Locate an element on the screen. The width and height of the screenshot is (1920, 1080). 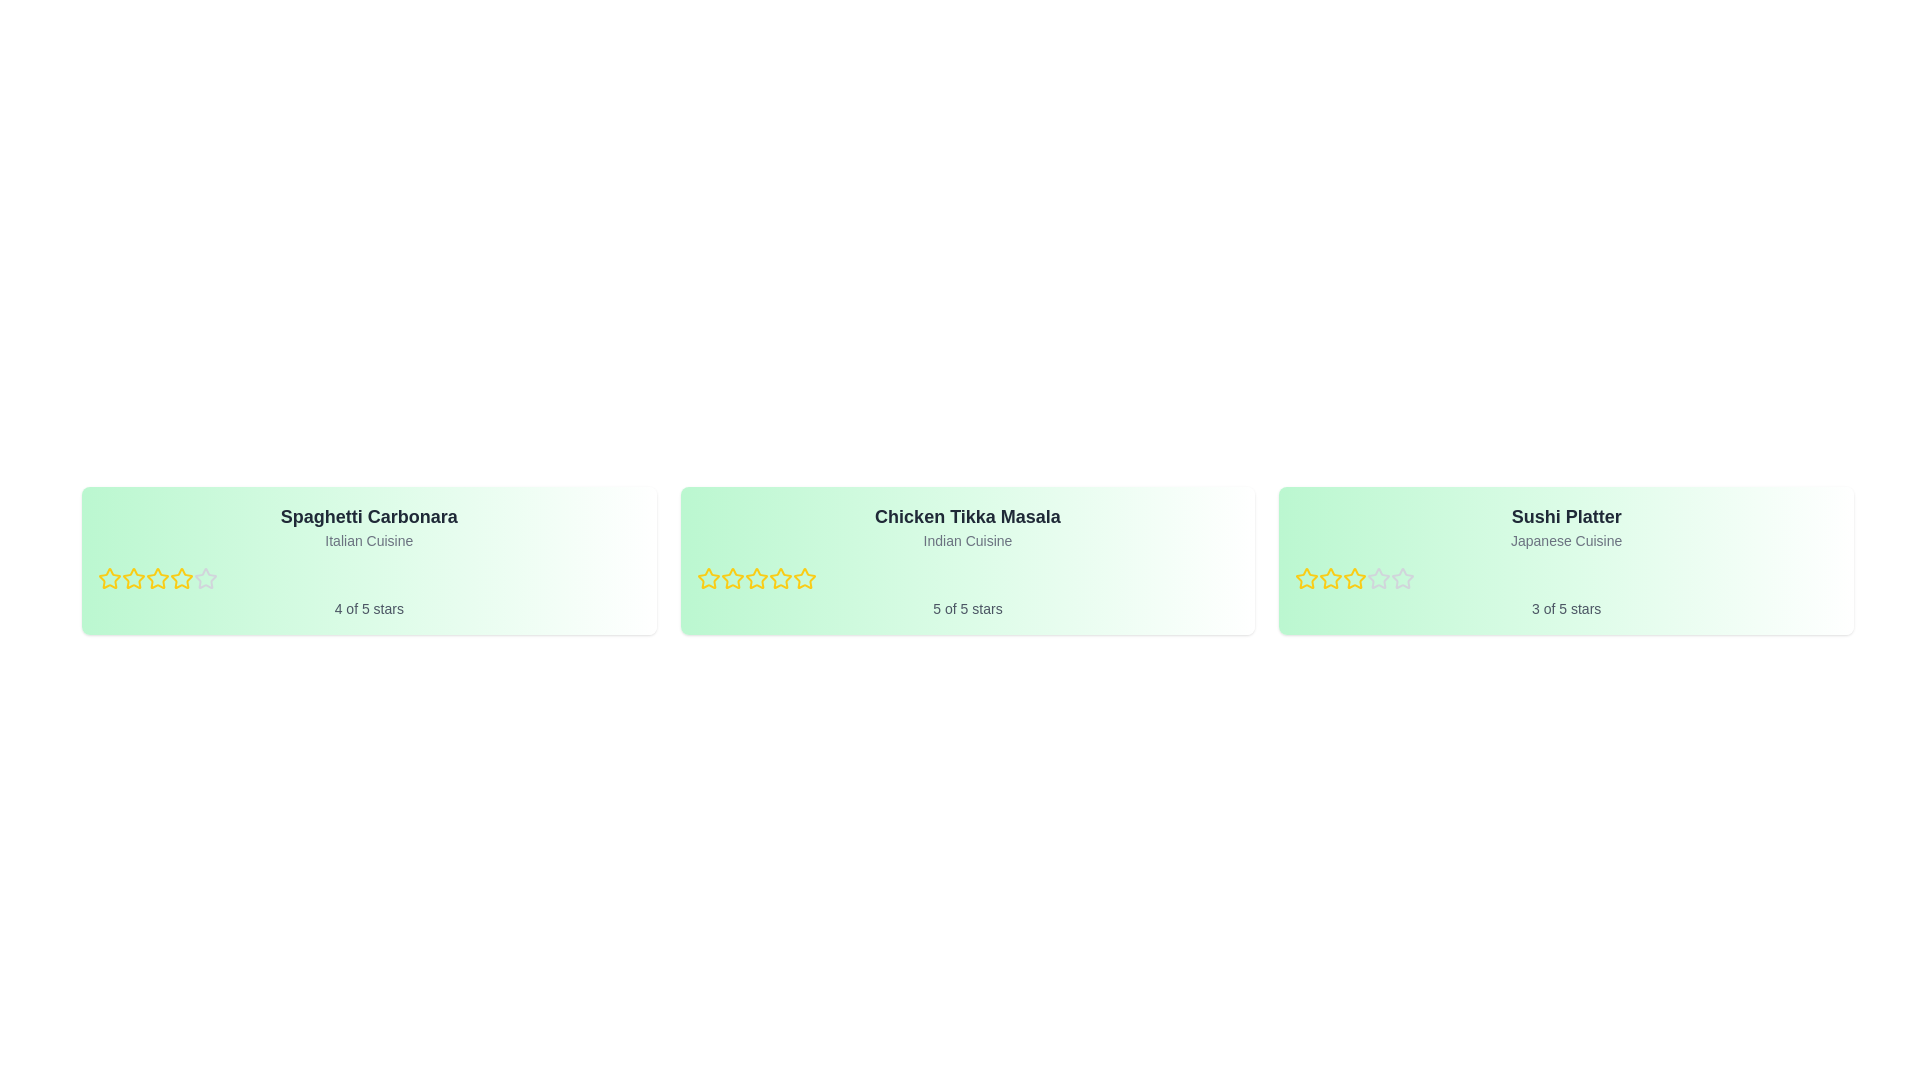
the dish card for Sushi Platter is located at coordinates (1564, 560).